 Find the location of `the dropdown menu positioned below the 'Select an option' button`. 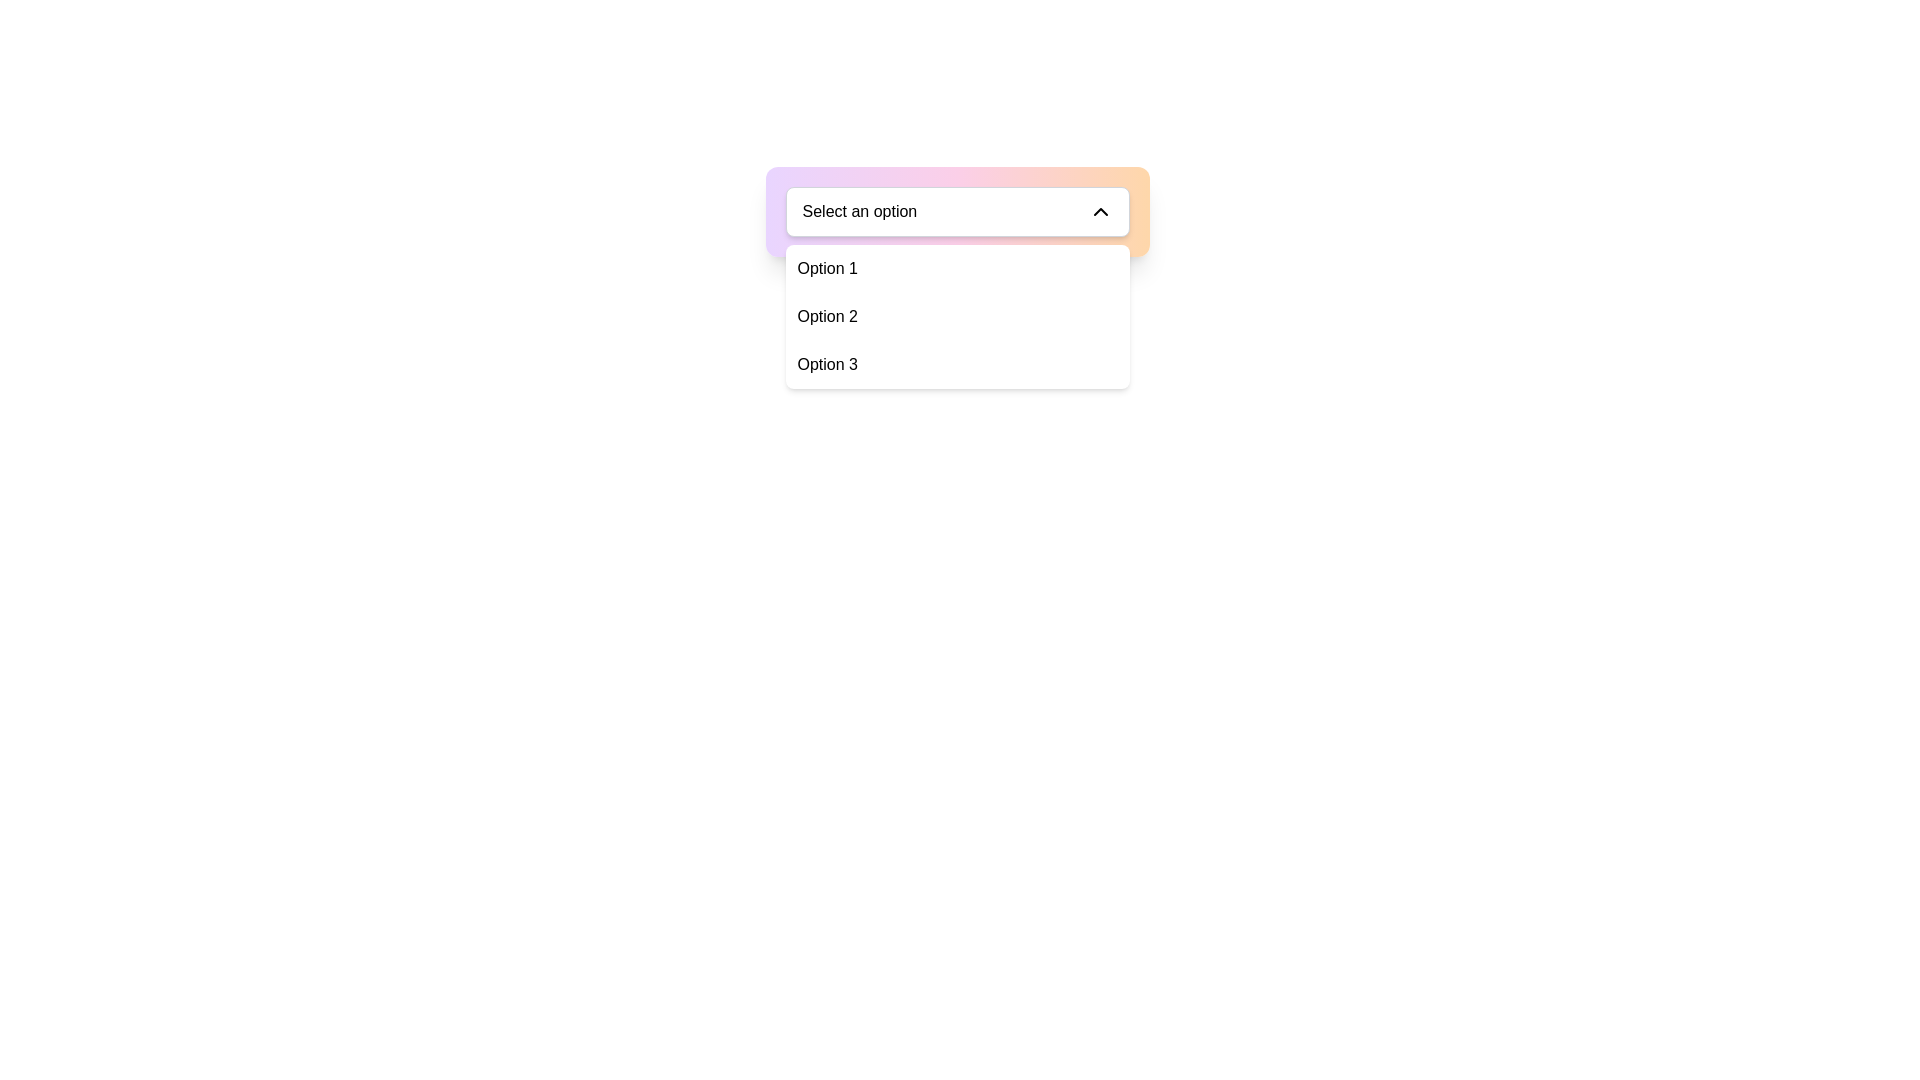

the dropdown menu positioned below the 'Select an option' button is located at coordinates (956, 315).